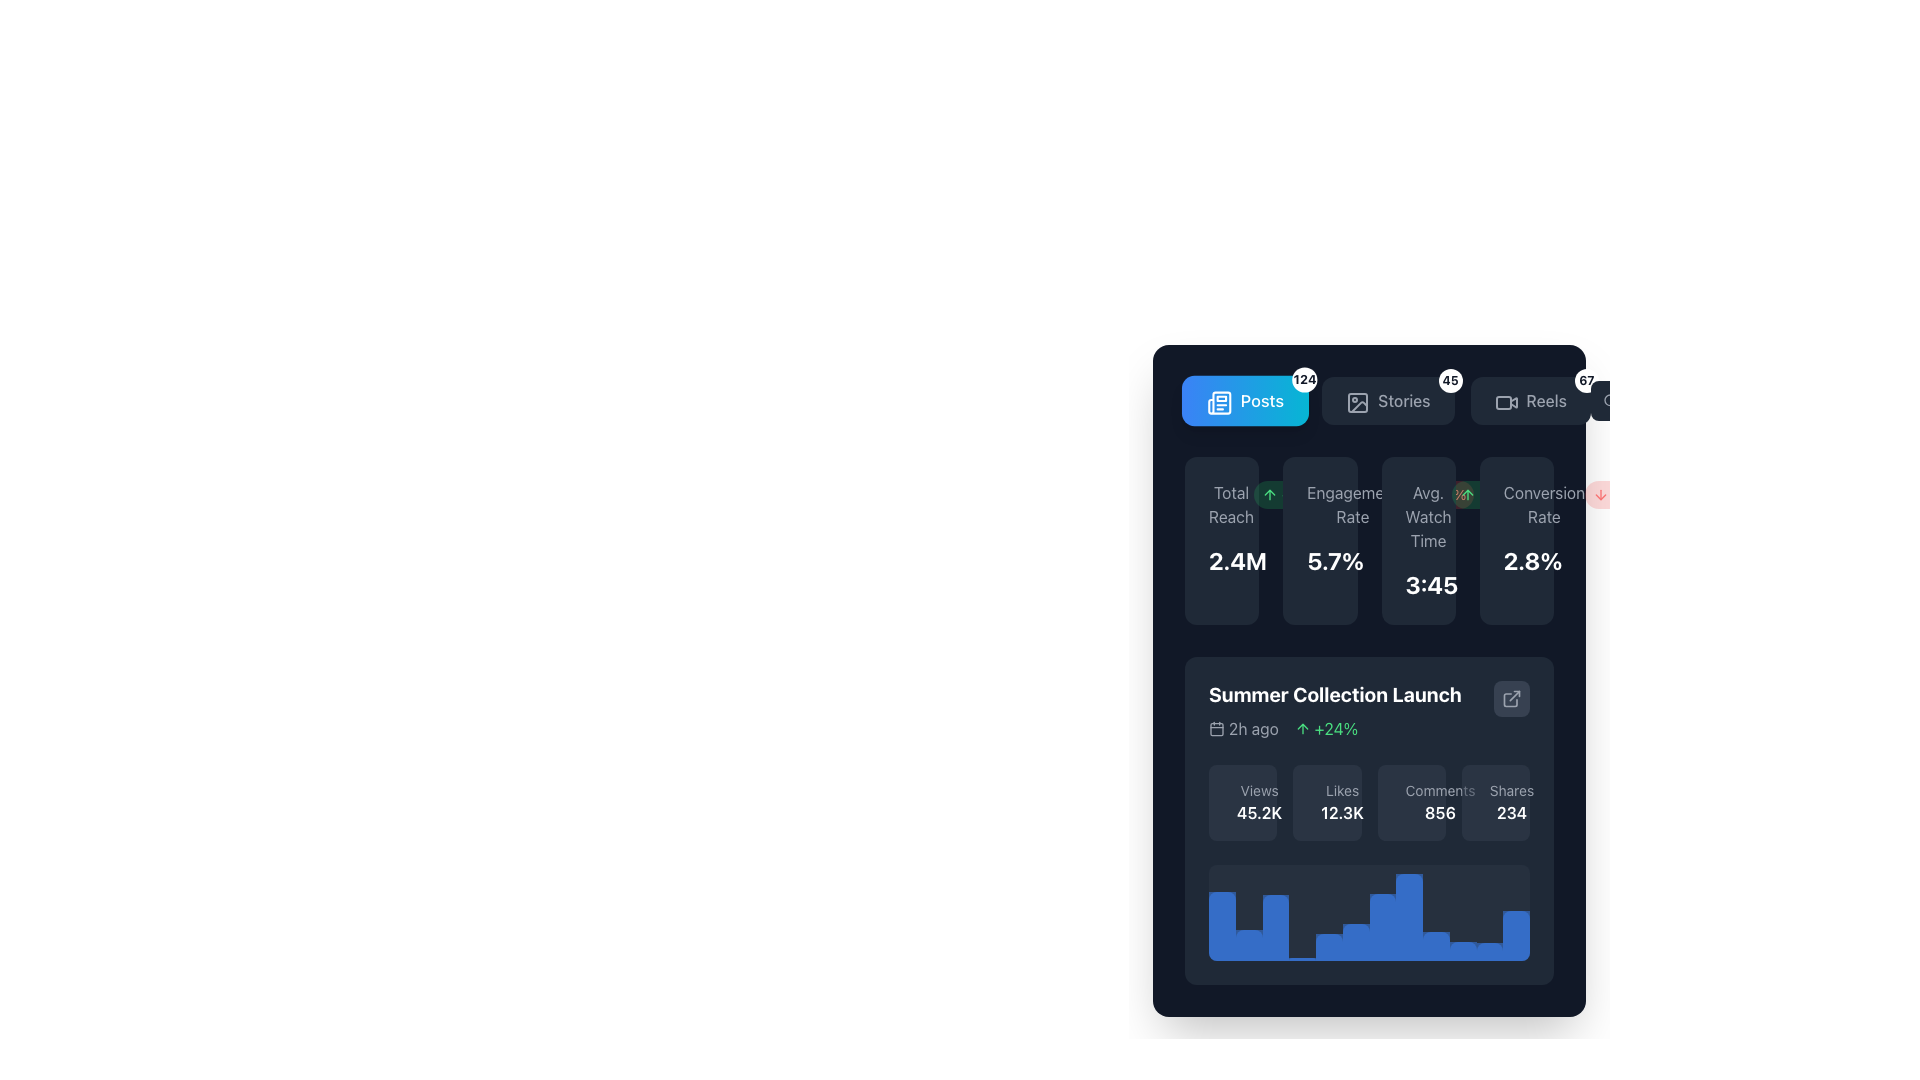  What do you see at coordinates (1326, 729) in the screenshot?
I see `the text '+24%' with an upward arrow icon in green, located within the 'Summer Collection Launch.' section` at bounding box center [1326, 729].